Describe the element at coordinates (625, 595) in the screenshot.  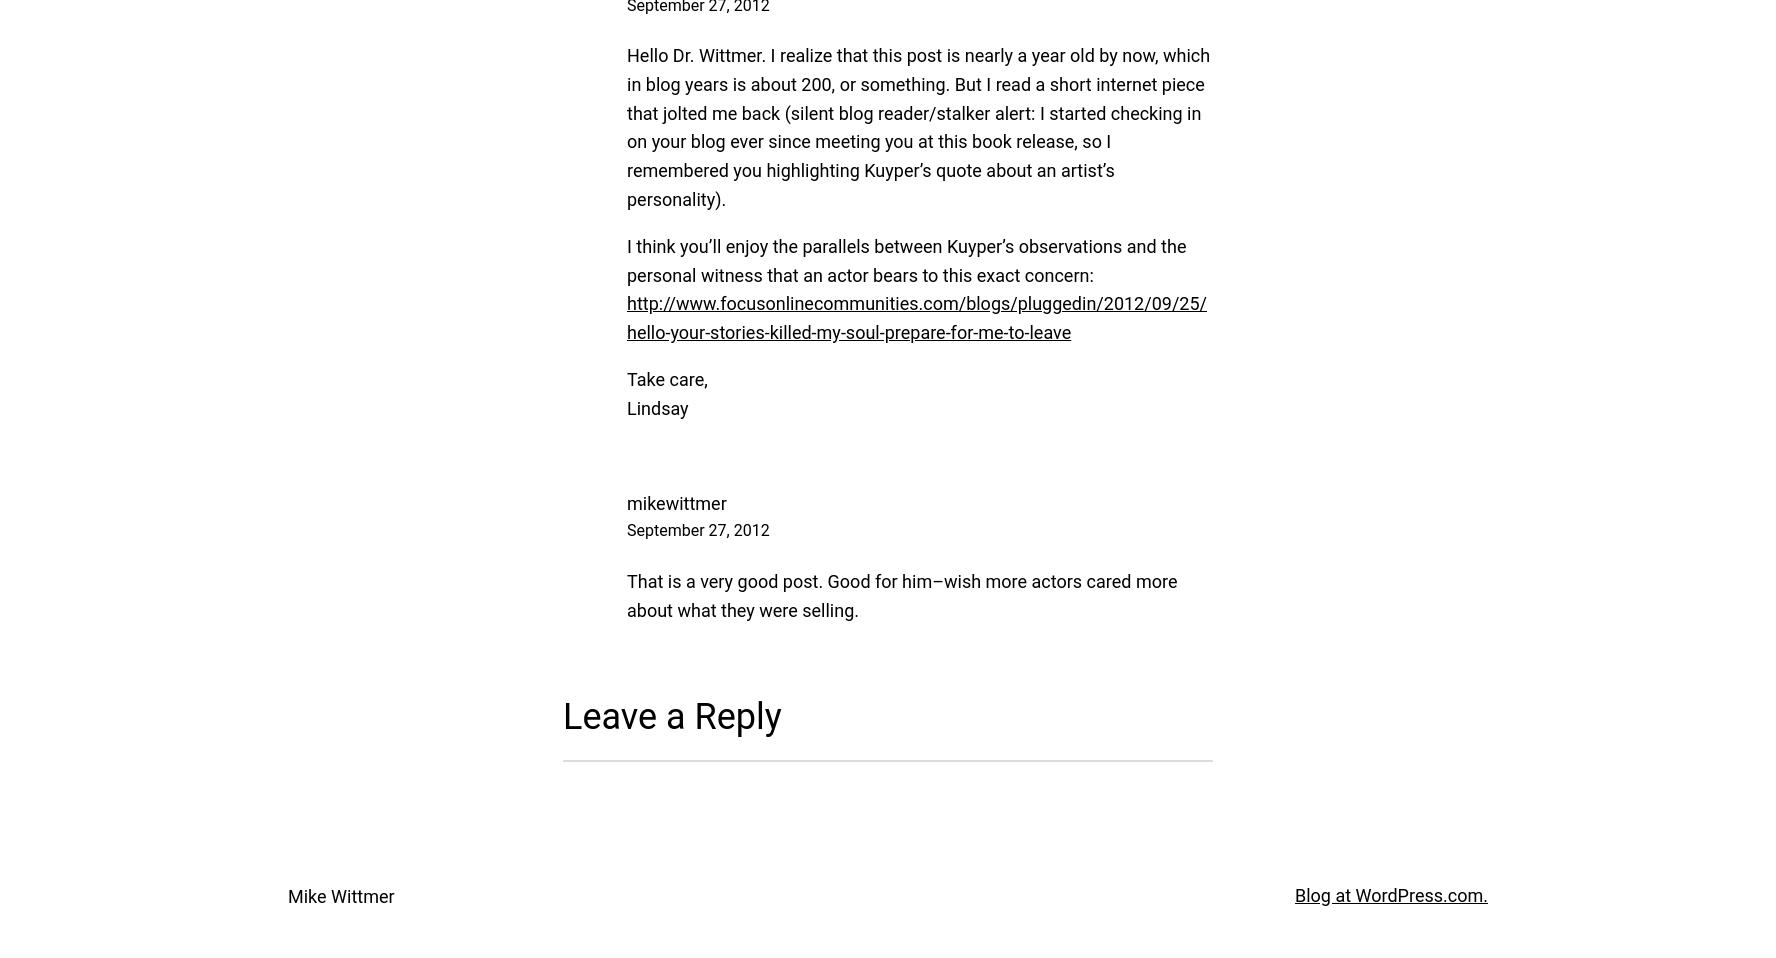
I see `'That is a very good post. Good for him–wish more actors cared more about what they were selling.'` at that location.